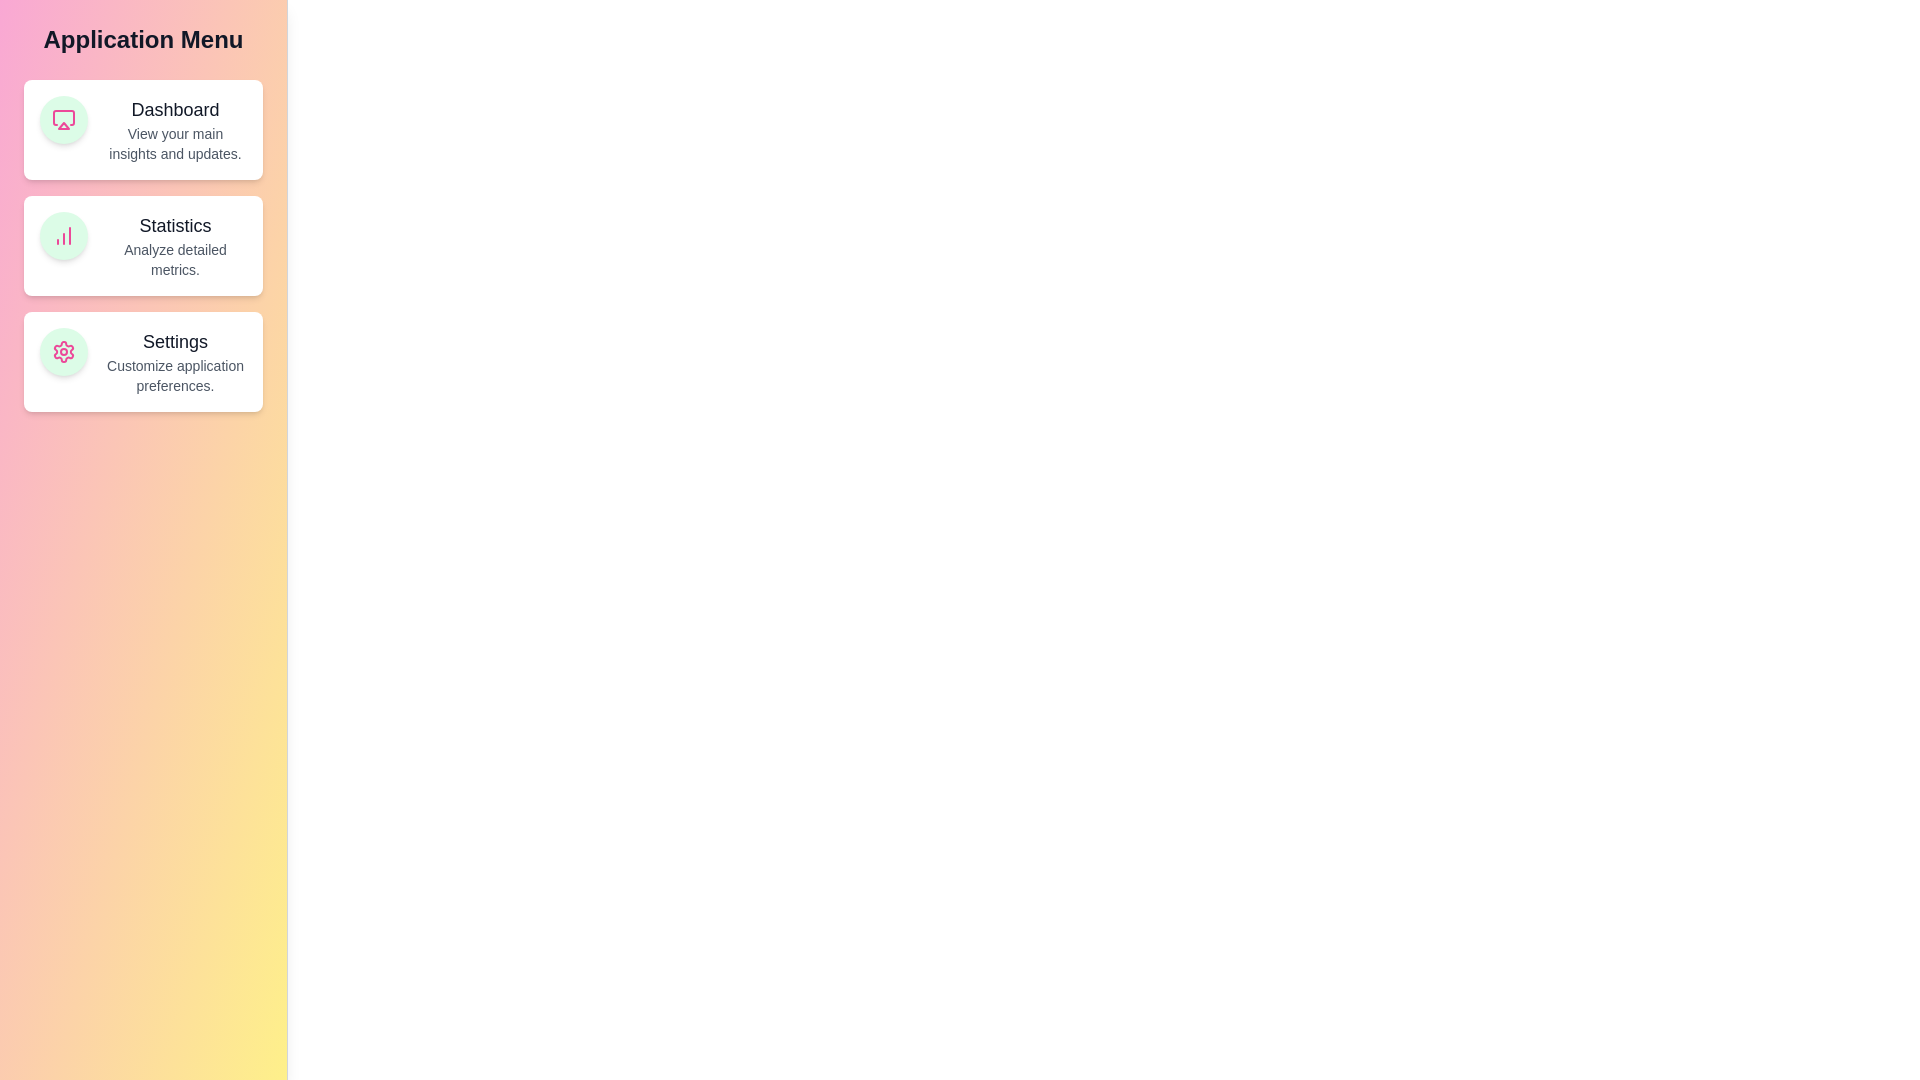 The height and width of the screenshot is (1080, 1920). What do you see at coordinates (142, 362) in the screenshot?
I see `the feature card for Settings` at bounding box center [142, 362].